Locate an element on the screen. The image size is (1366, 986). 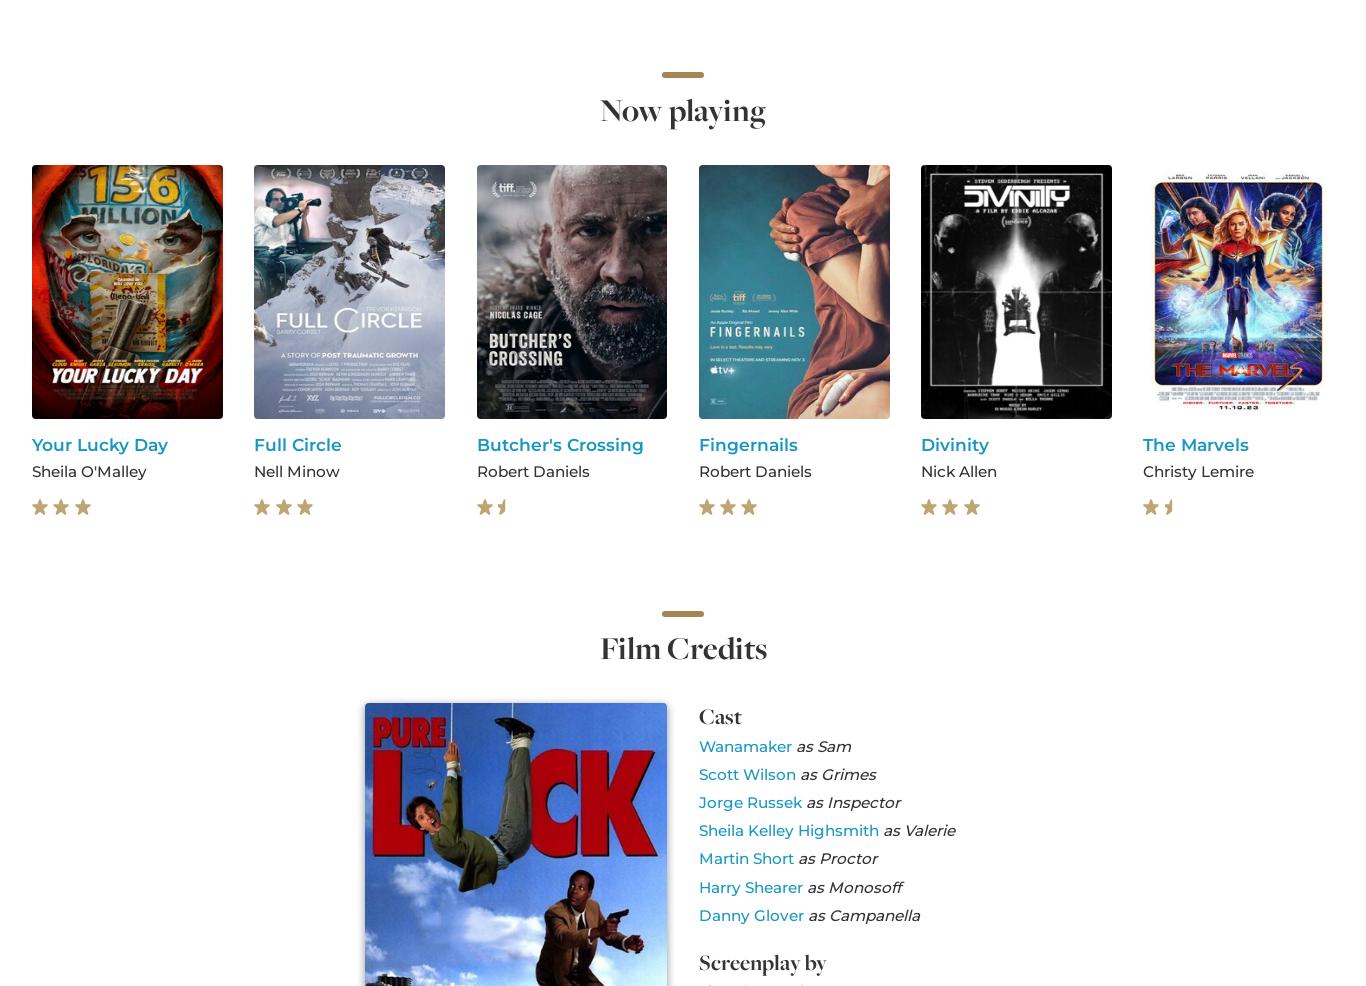
'Full Circle' is located at coordinates (298, 444).